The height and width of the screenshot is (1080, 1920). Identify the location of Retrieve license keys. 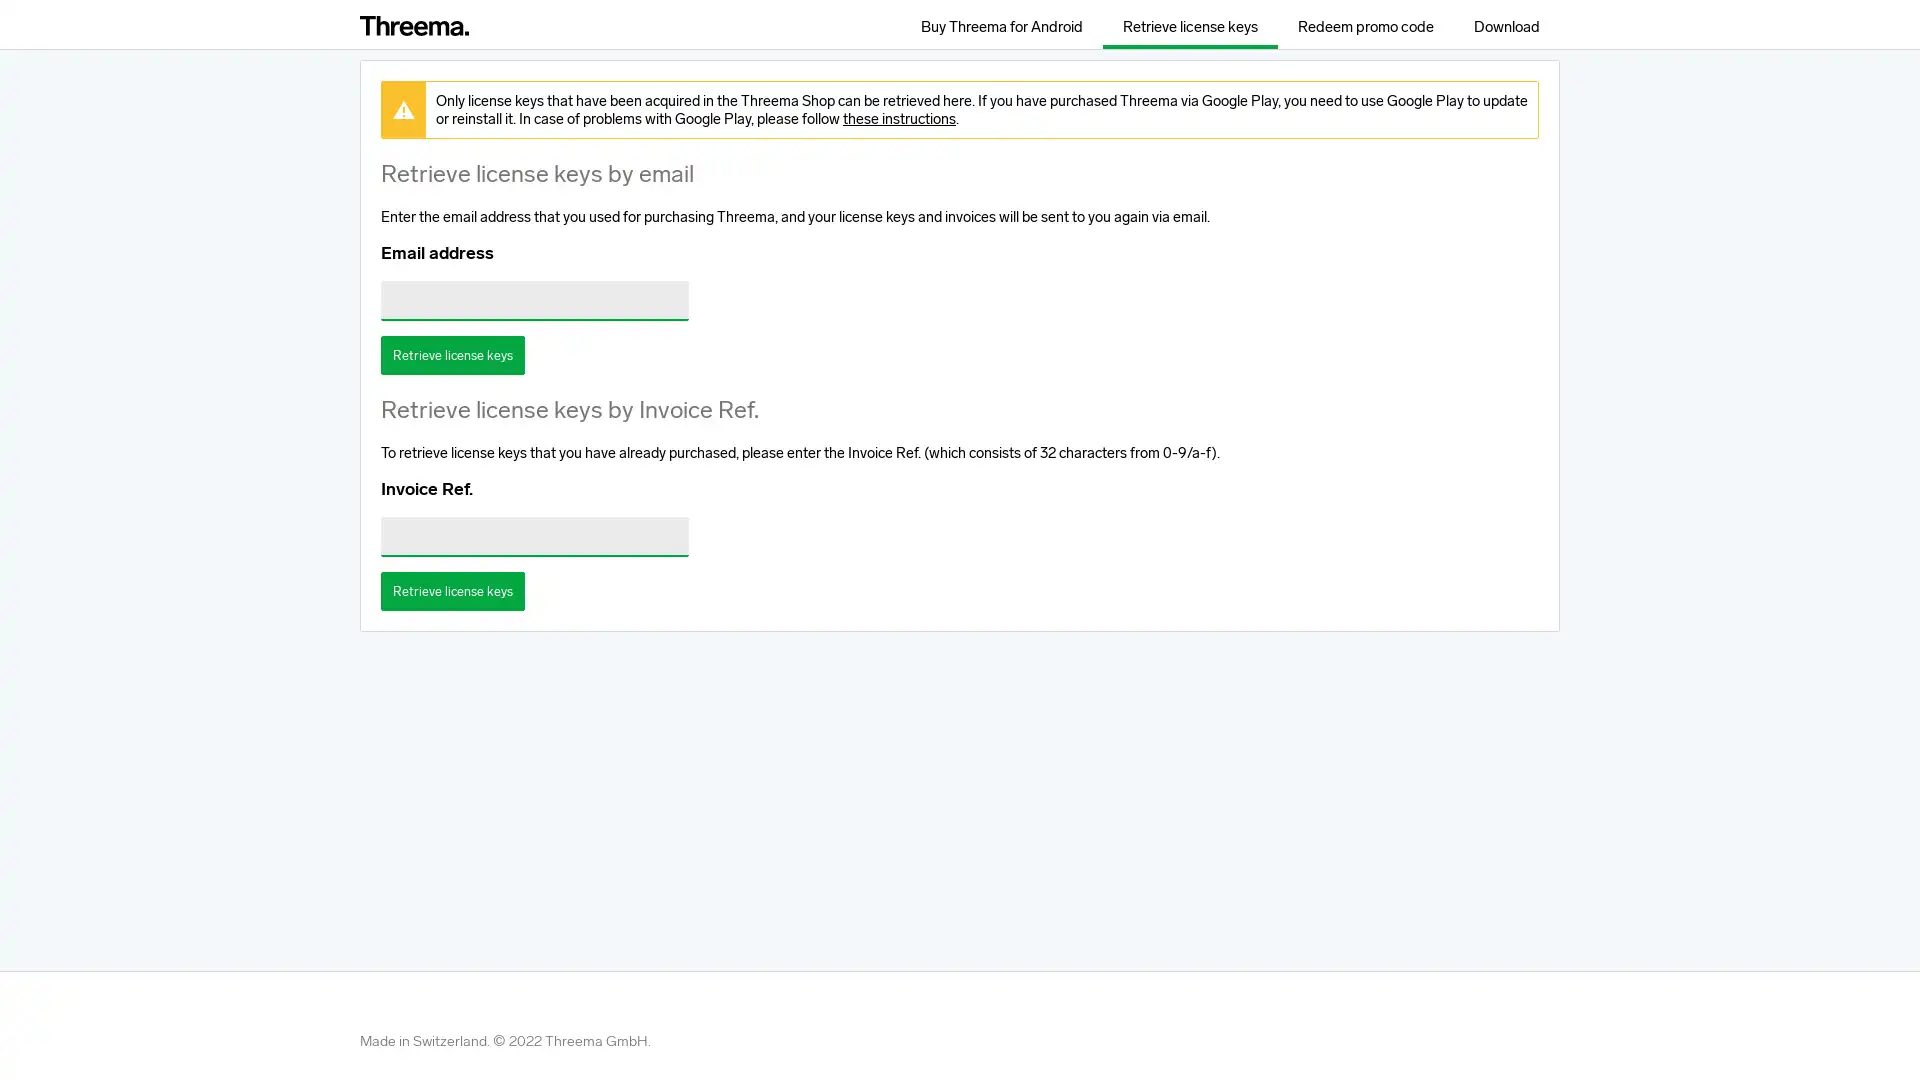
(451, 589).